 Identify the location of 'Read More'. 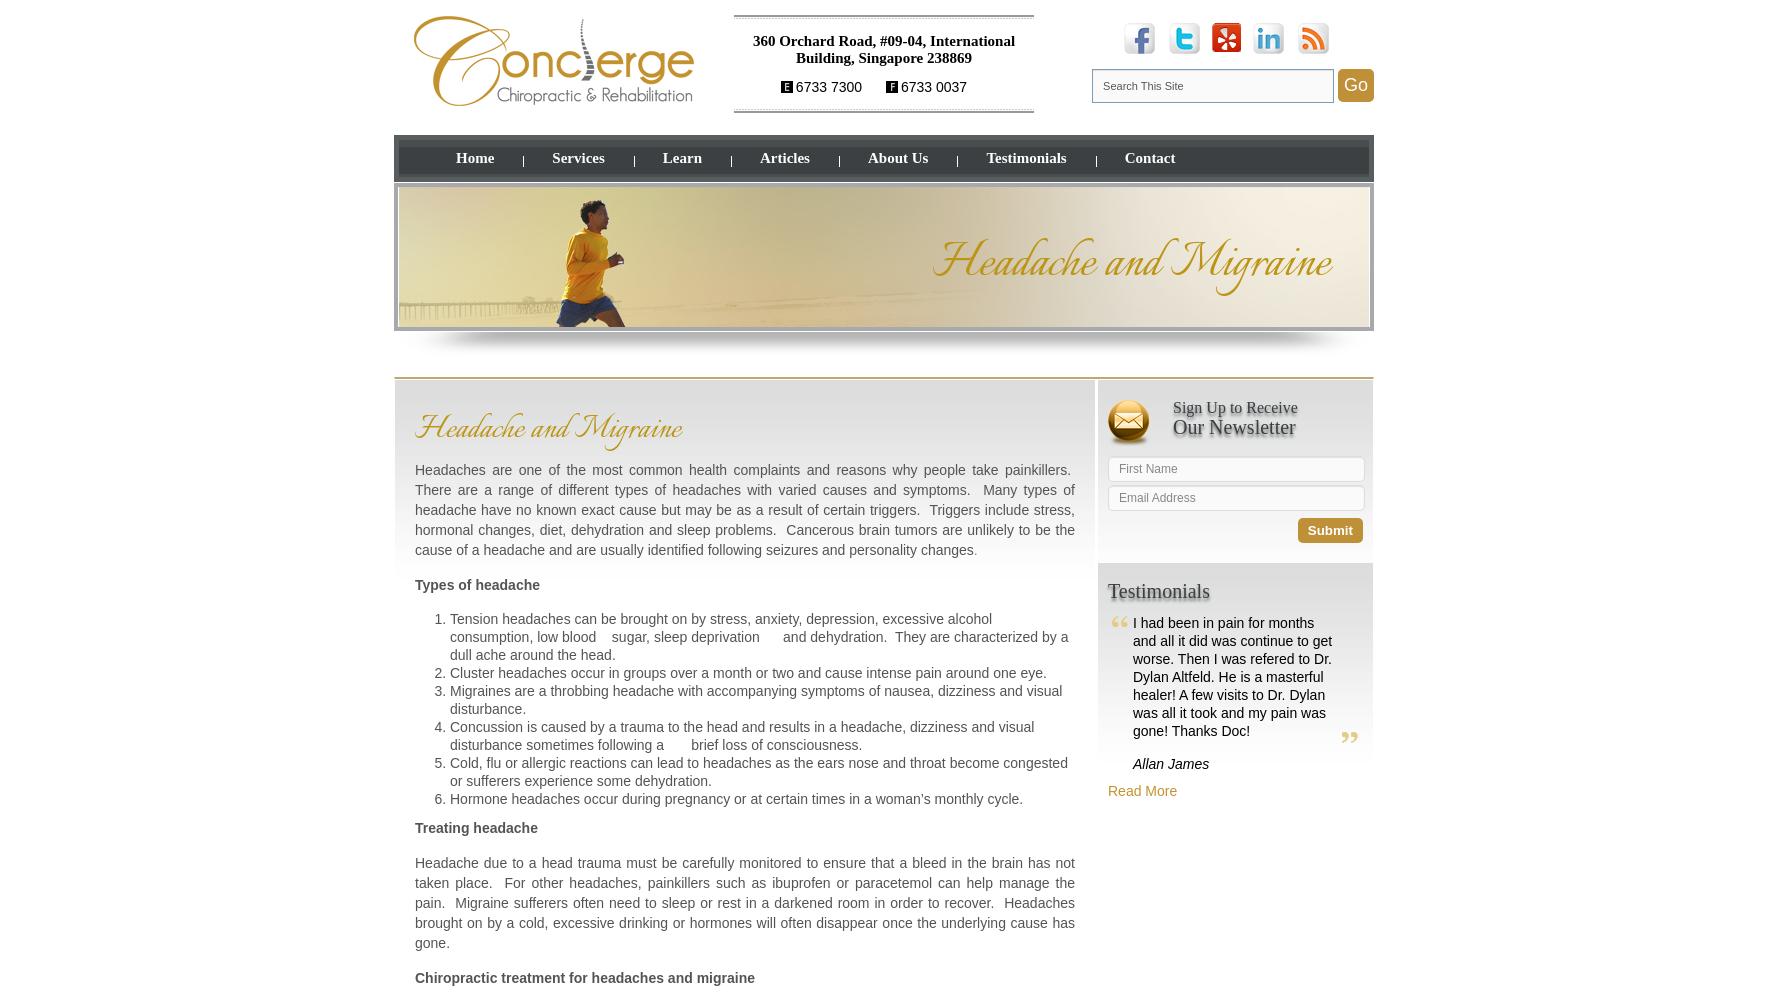
(1108, 791).